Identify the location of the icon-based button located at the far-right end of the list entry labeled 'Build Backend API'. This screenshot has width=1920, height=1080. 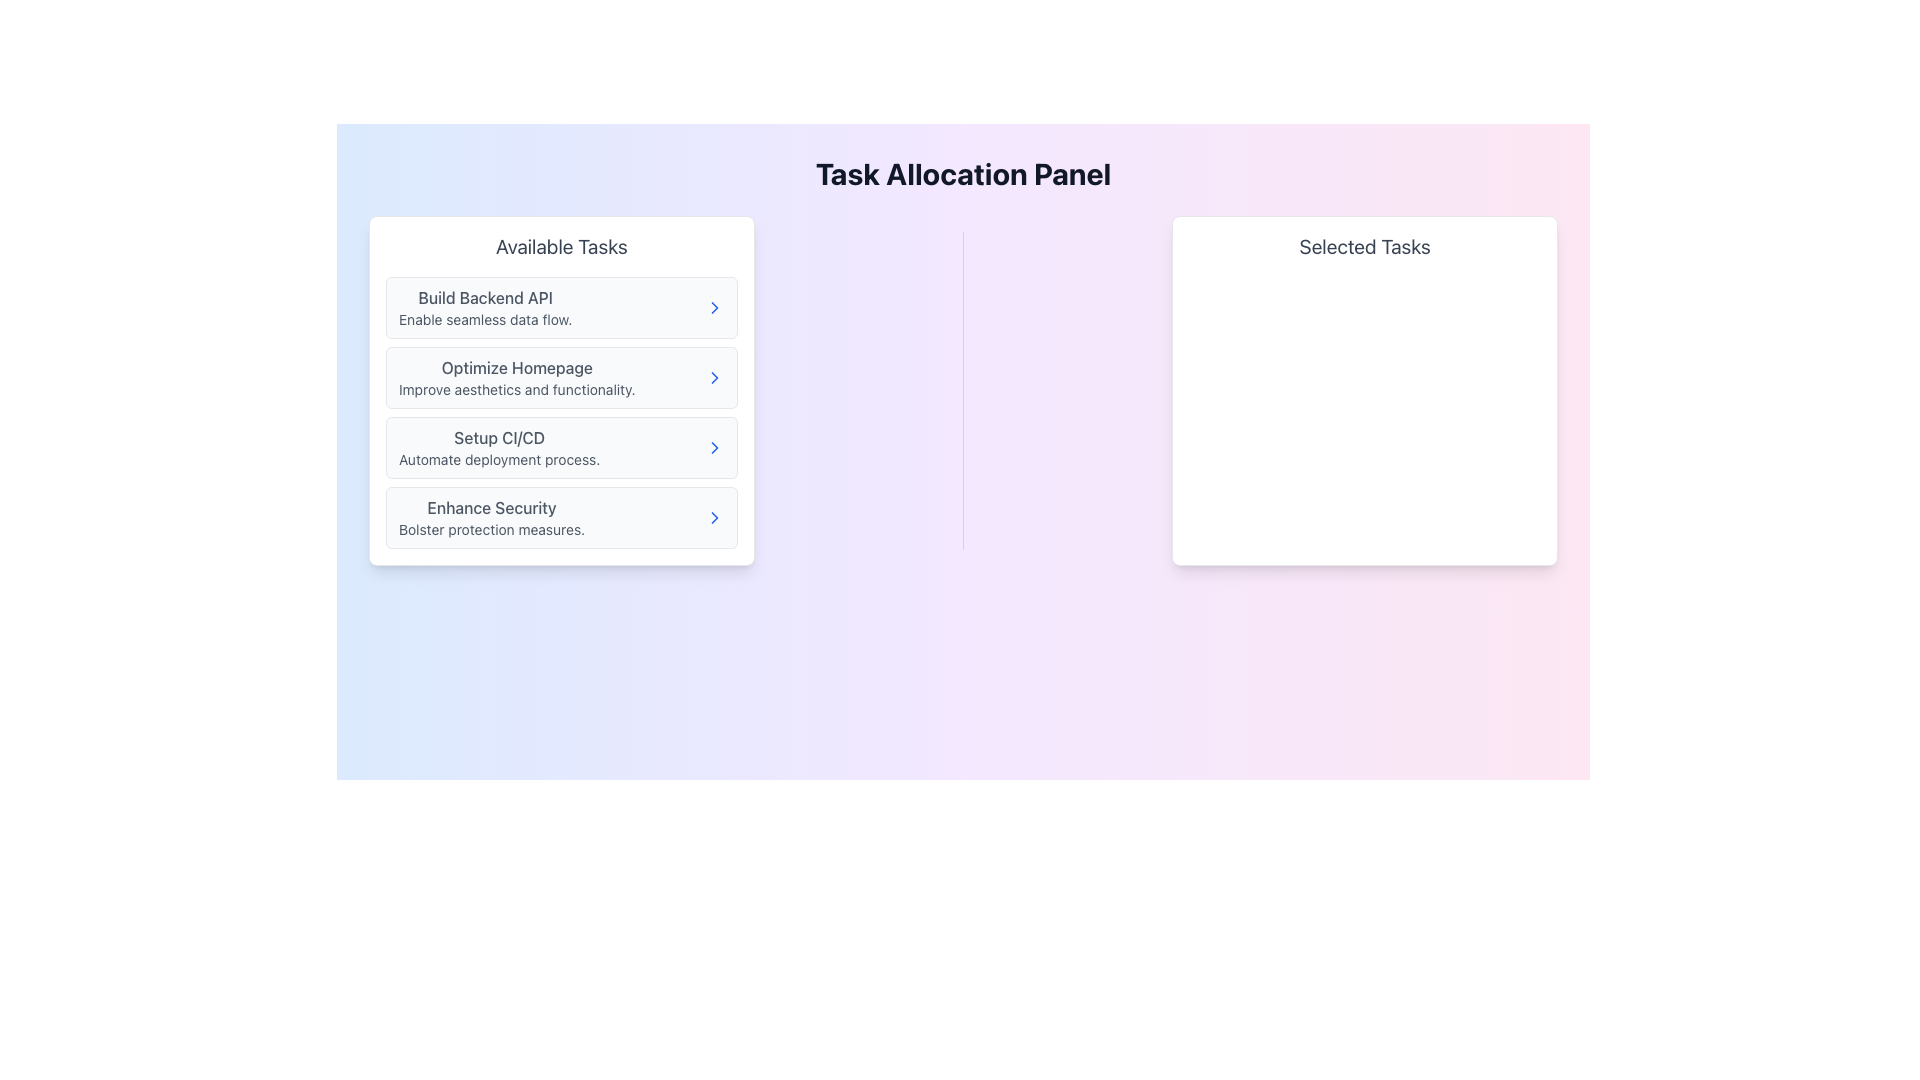
(714, 308).